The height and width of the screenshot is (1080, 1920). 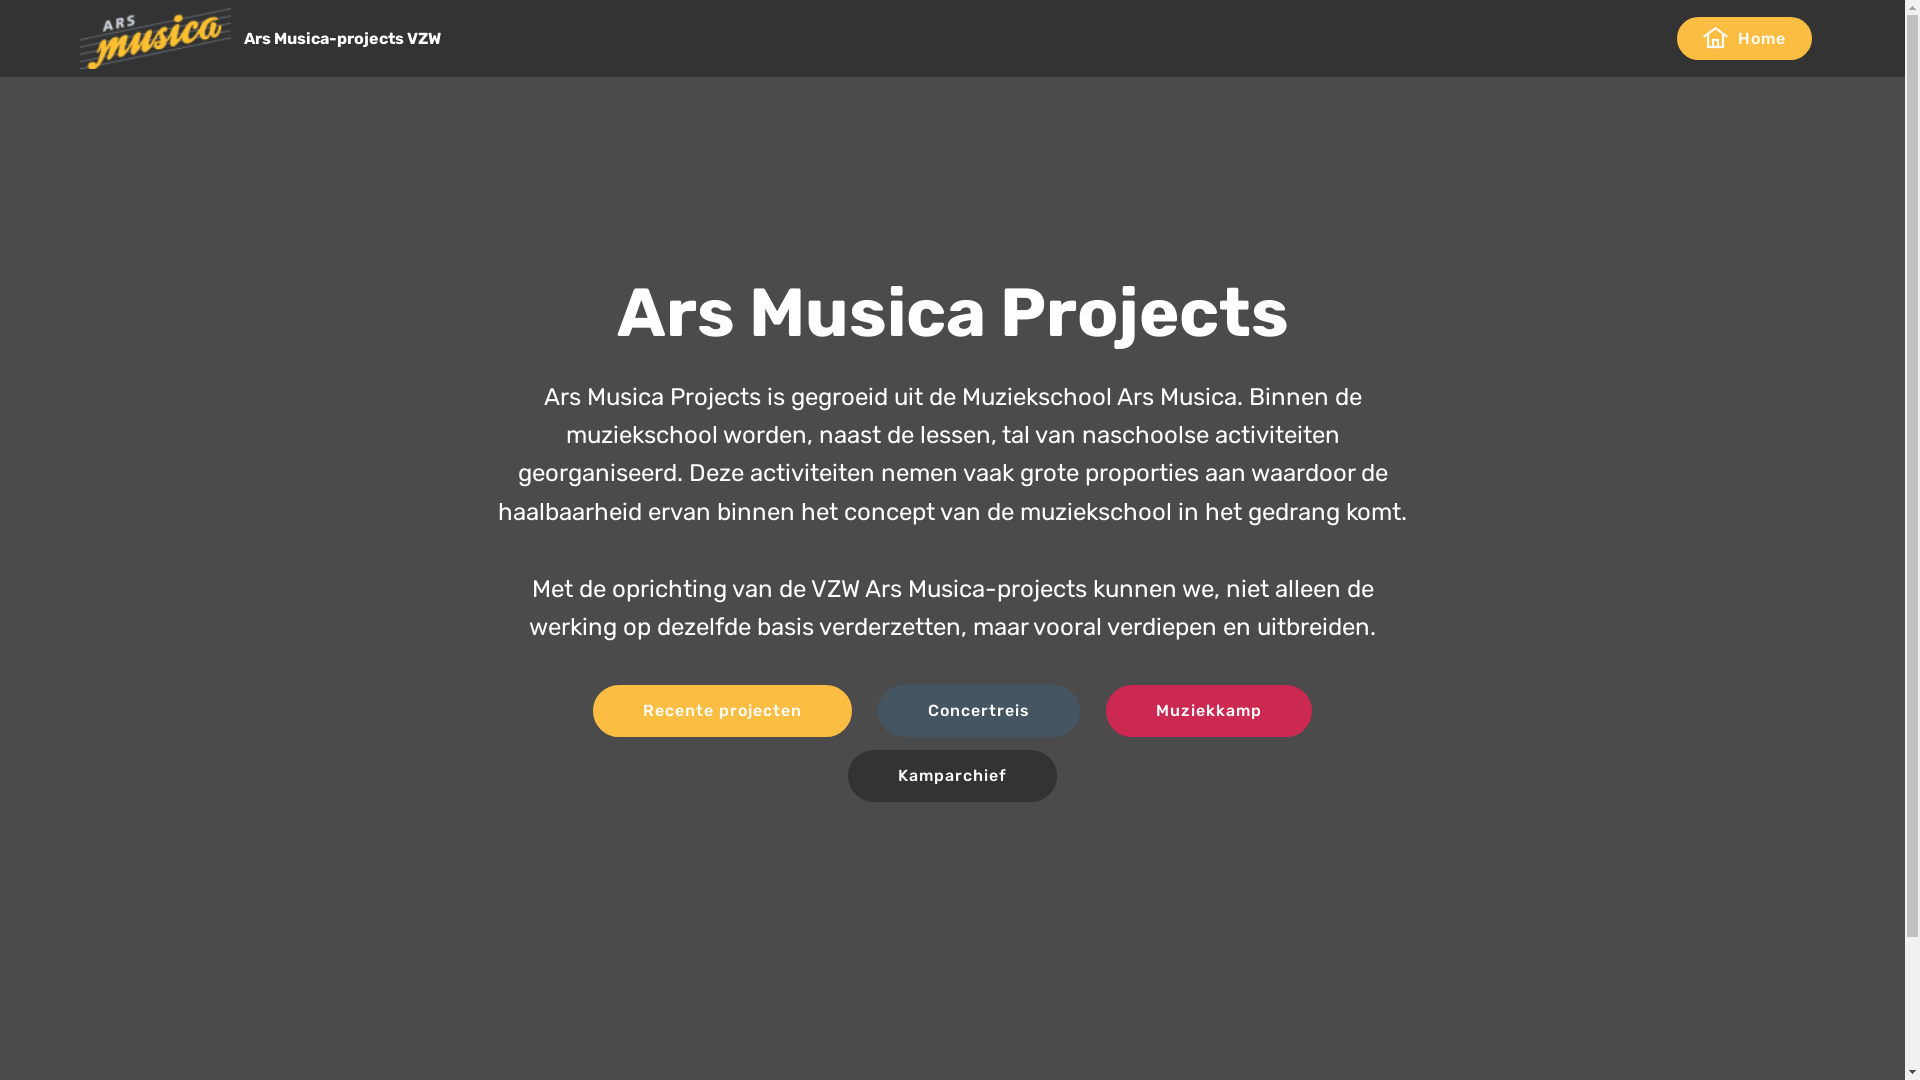 What do you see at coordinates (878, 709) in the screenshot?
I see `'Concertreis'` at bounding box center [878, 709].